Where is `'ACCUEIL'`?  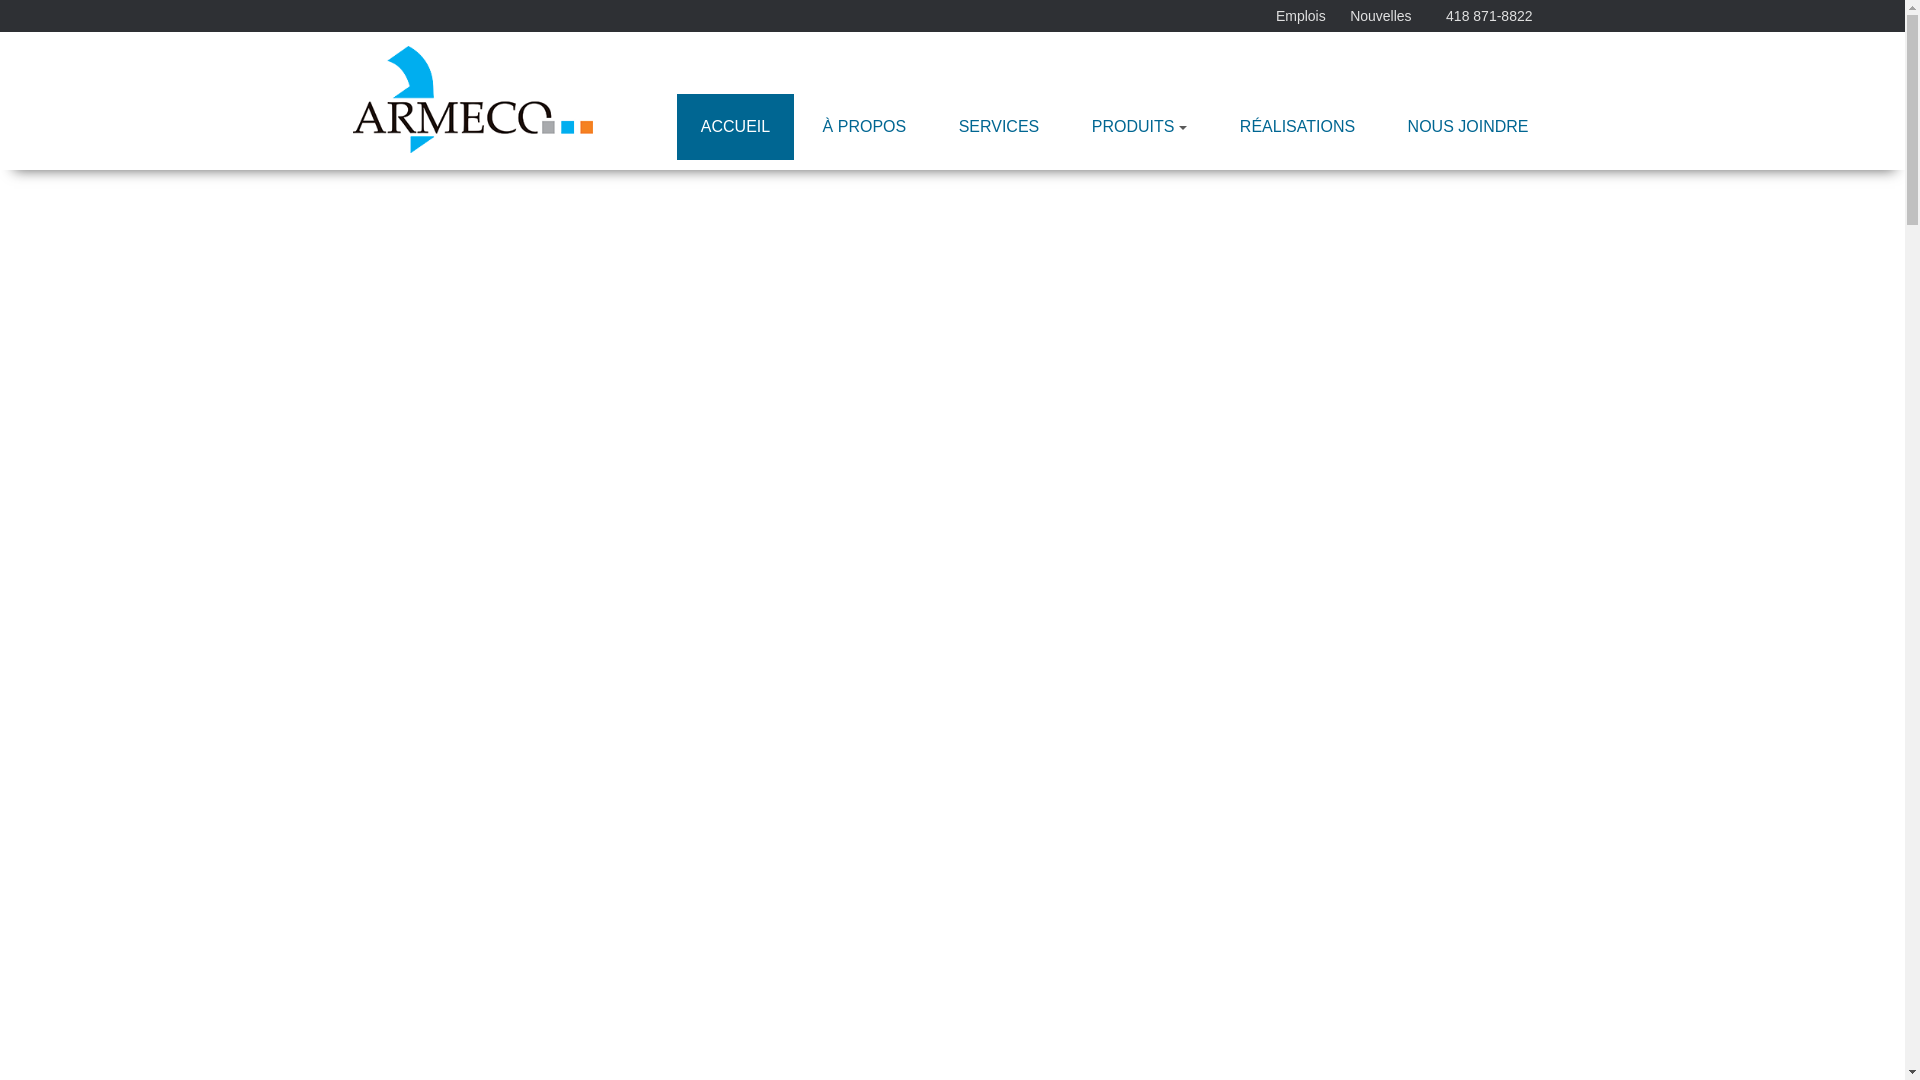
'ACCUEIL' is located at coordinates (734, 127).